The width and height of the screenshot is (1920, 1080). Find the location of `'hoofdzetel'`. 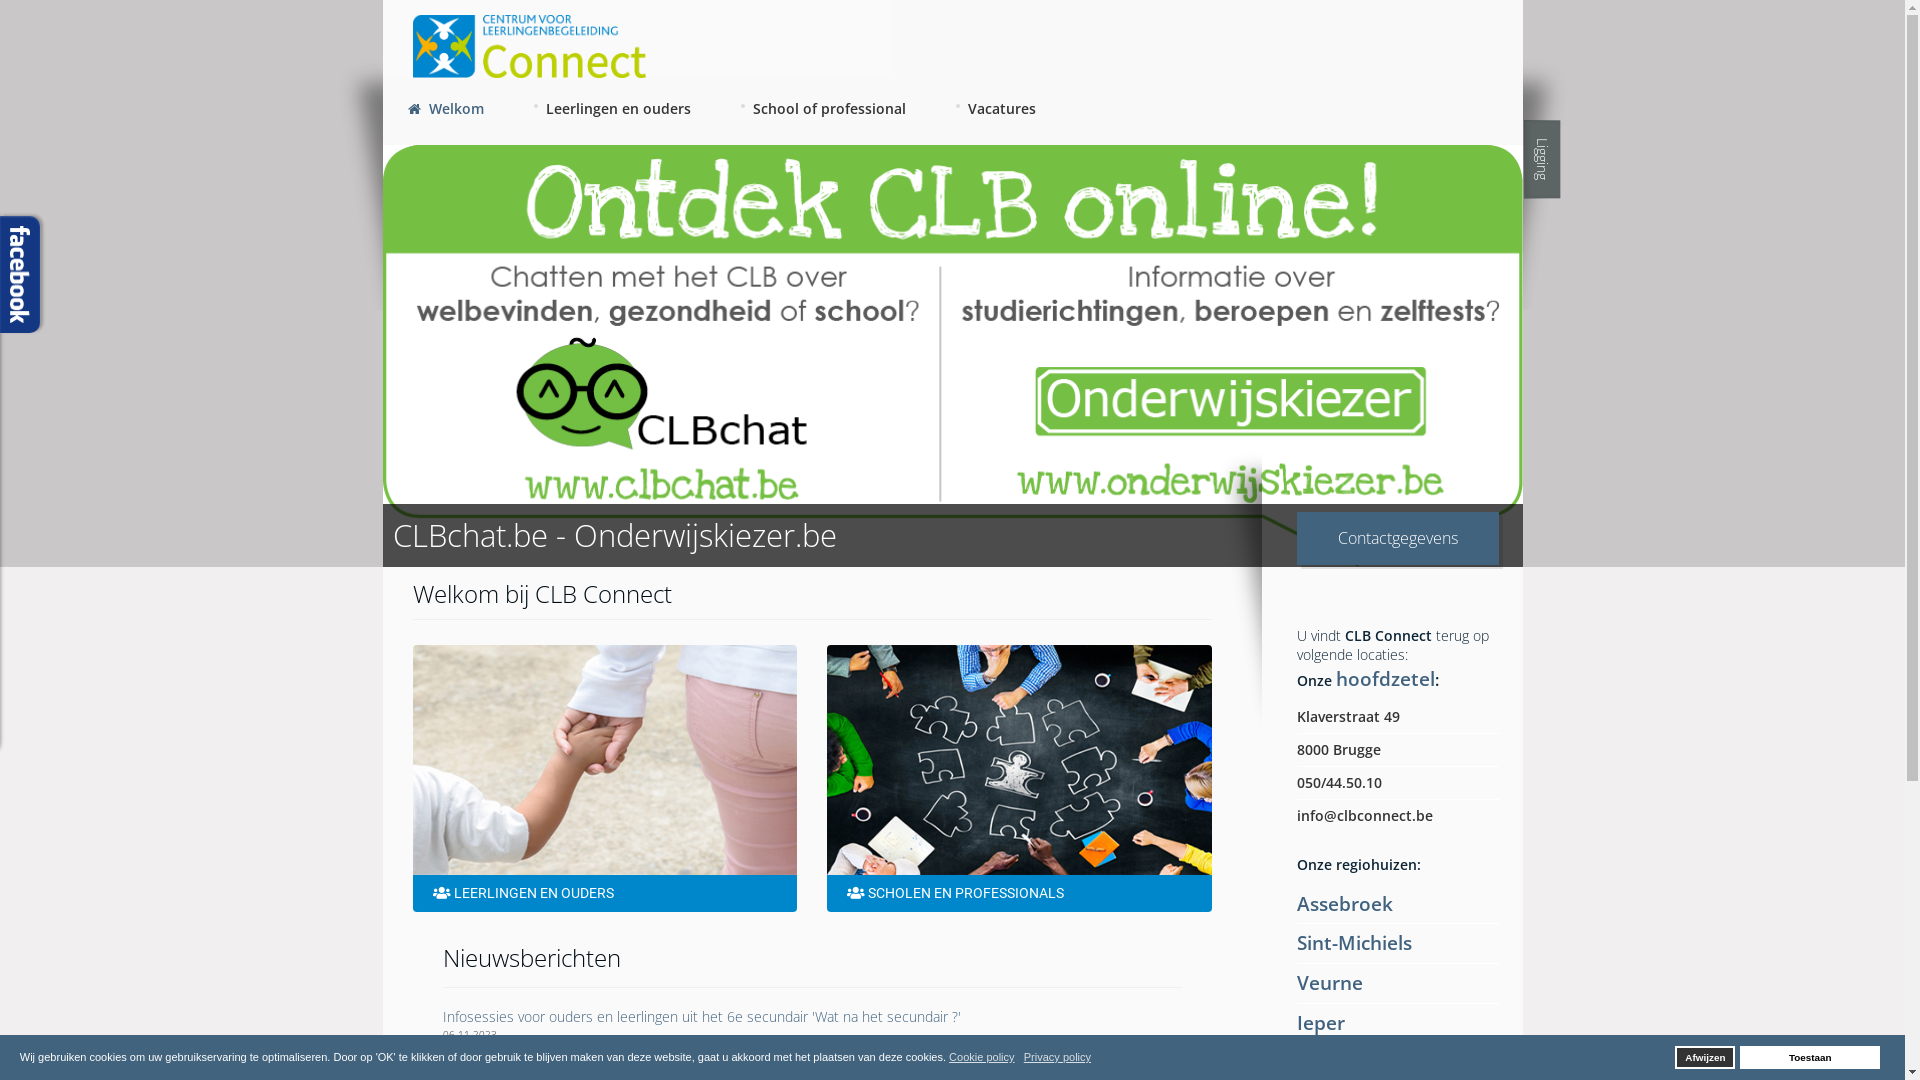

'hoofdzetel' is located at coordinates (1384, 677).